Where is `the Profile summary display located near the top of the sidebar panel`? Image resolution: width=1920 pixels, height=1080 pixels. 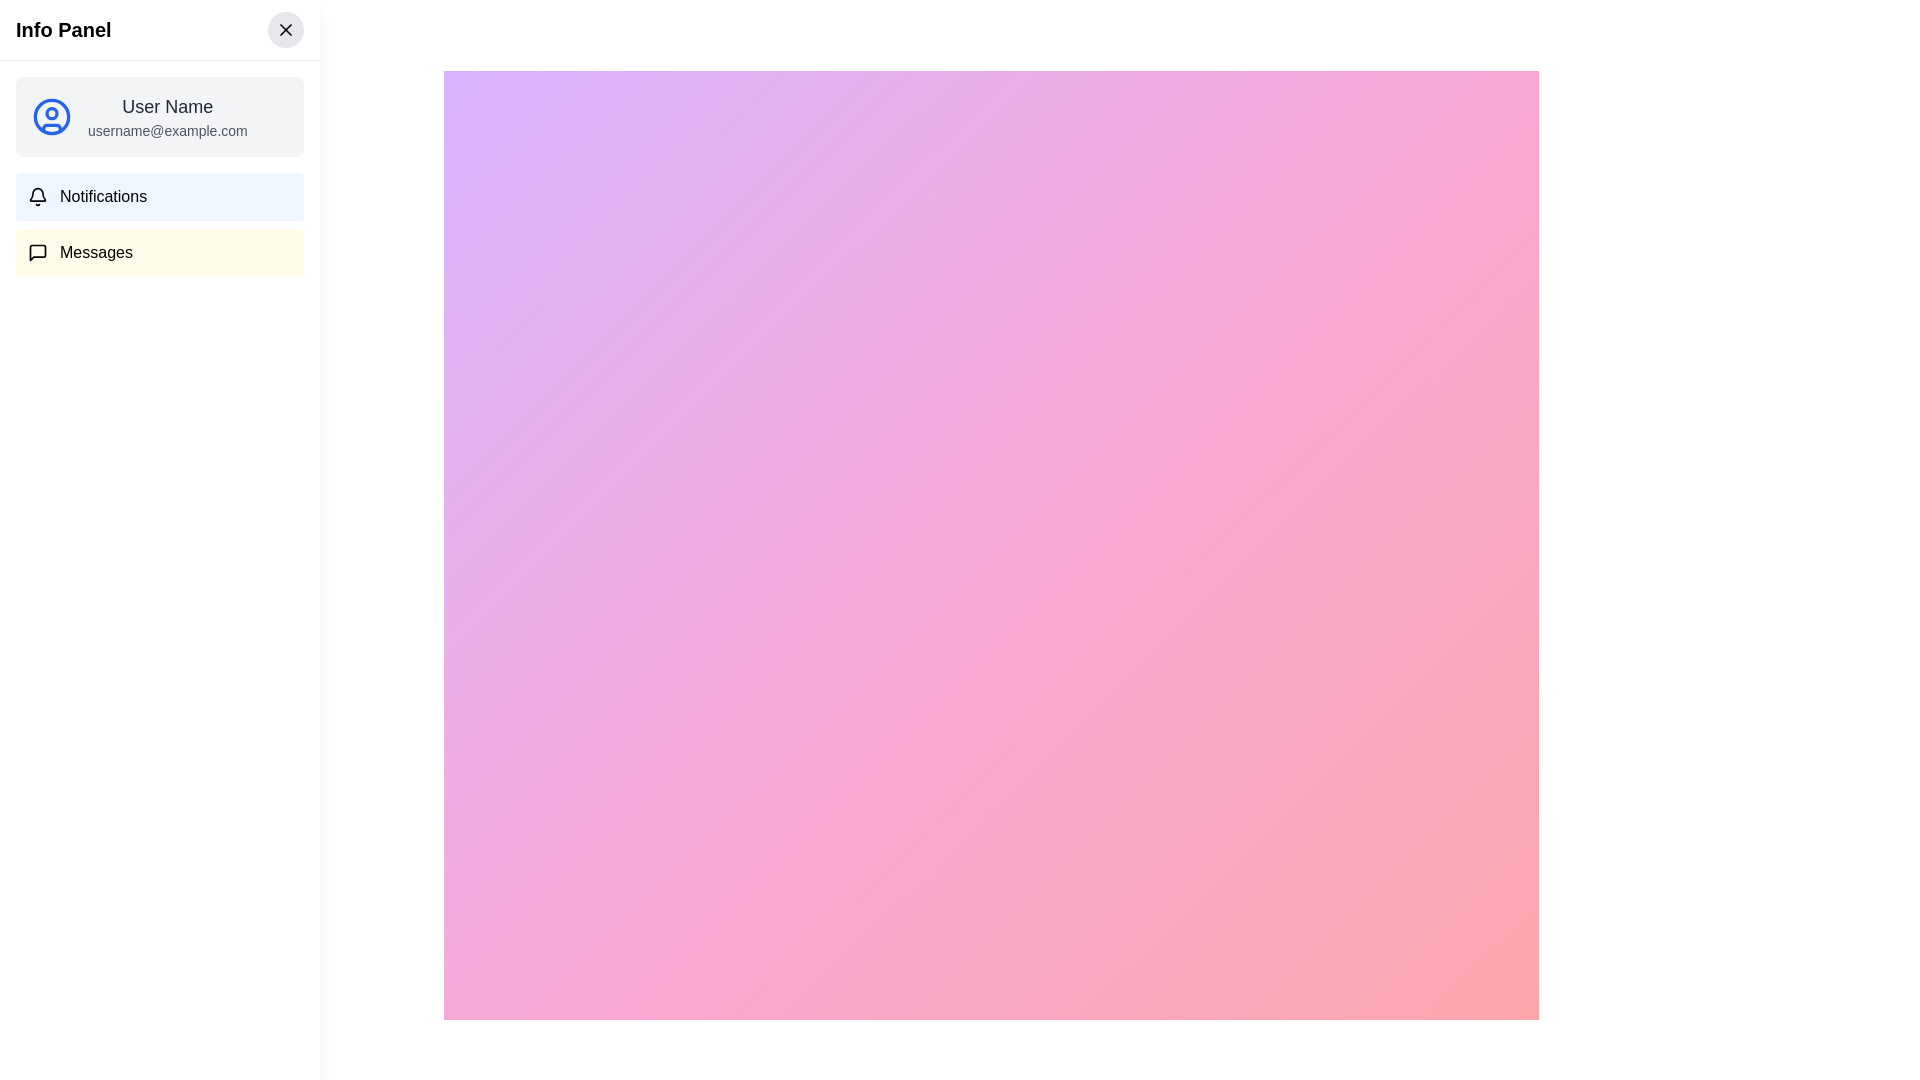 the Profile summary display located near the top of the sidebar panel is located at coordinates (158, 116).